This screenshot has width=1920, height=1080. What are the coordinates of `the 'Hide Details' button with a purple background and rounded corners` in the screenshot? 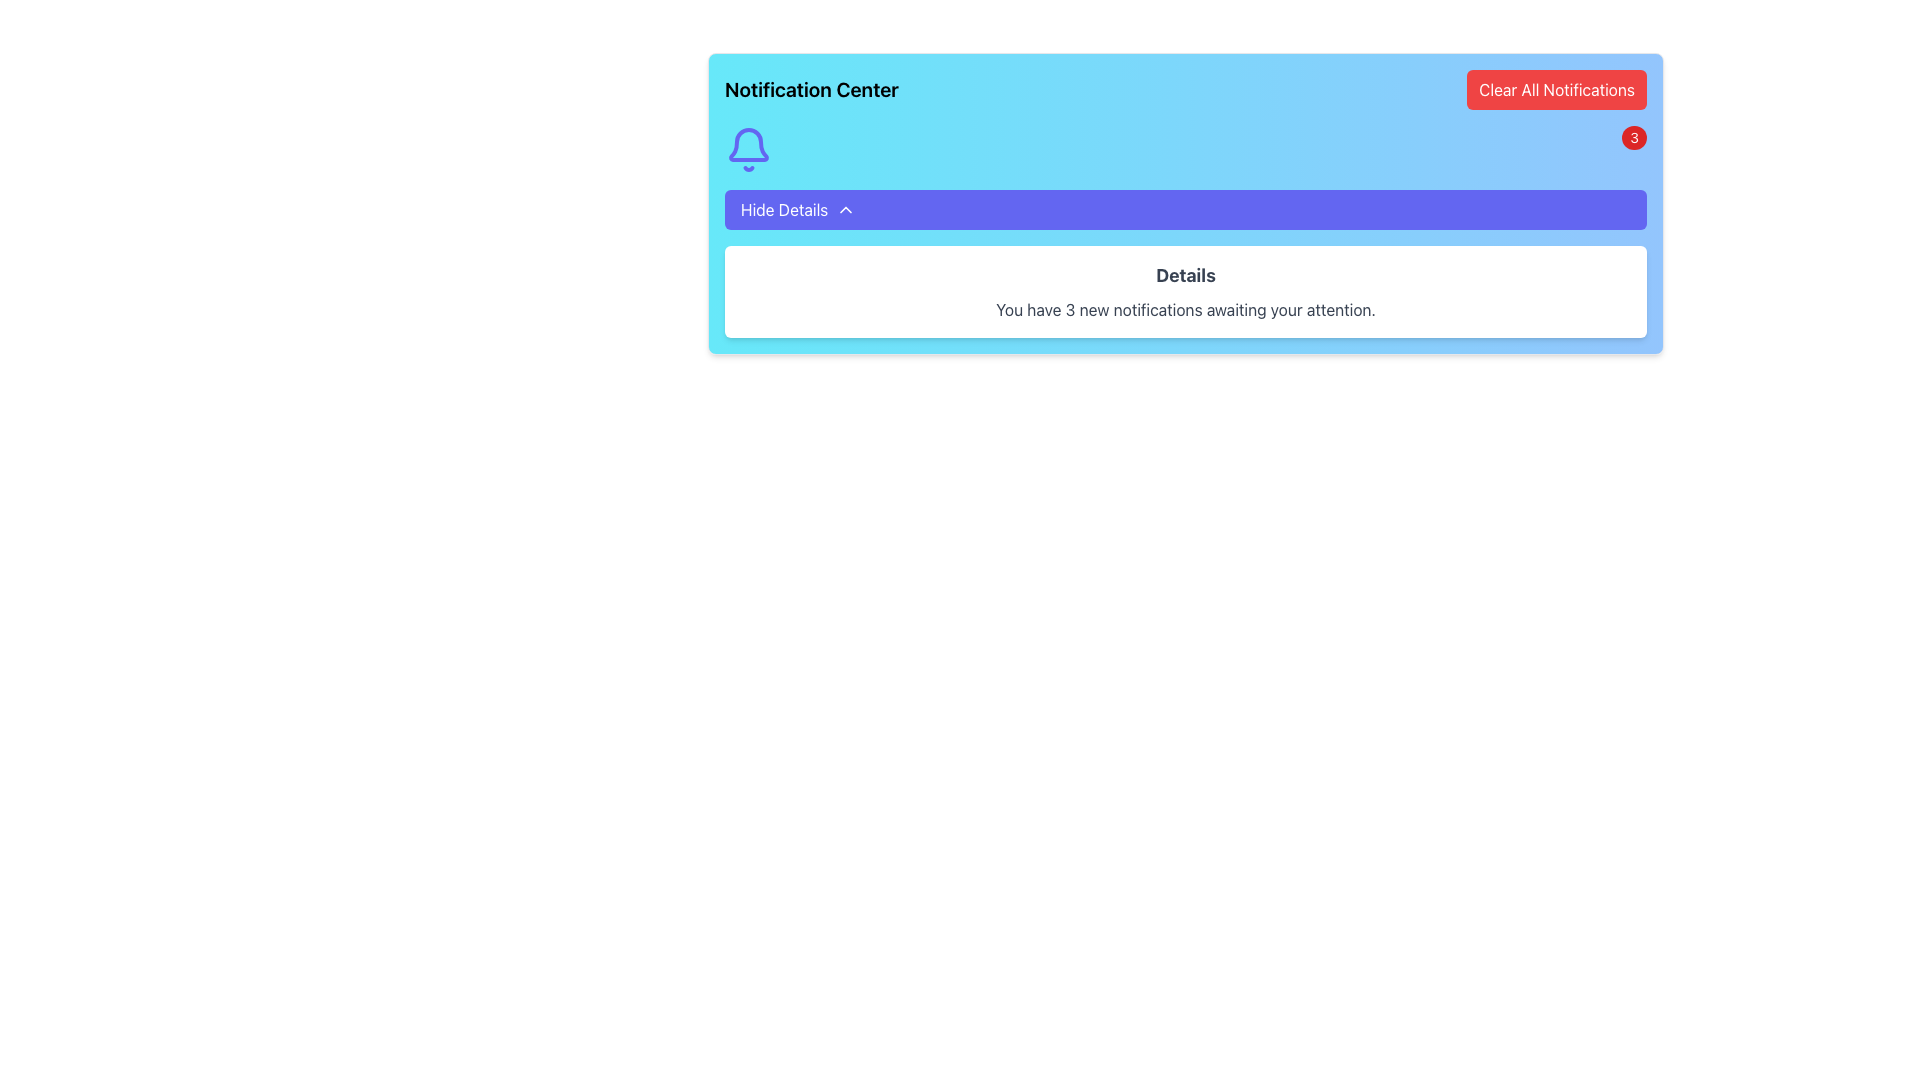 It's located at (1185, 209).